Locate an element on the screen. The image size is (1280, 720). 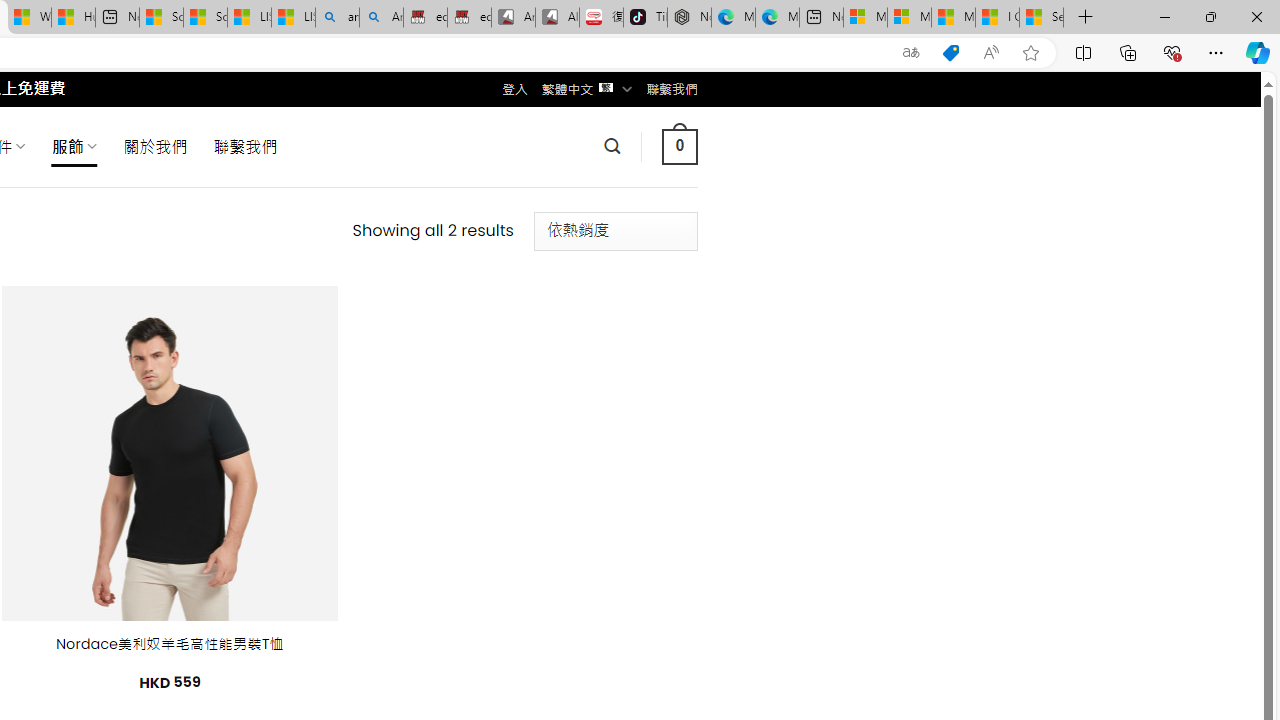
'amazon - Search' is located at coordinates (337, 17).